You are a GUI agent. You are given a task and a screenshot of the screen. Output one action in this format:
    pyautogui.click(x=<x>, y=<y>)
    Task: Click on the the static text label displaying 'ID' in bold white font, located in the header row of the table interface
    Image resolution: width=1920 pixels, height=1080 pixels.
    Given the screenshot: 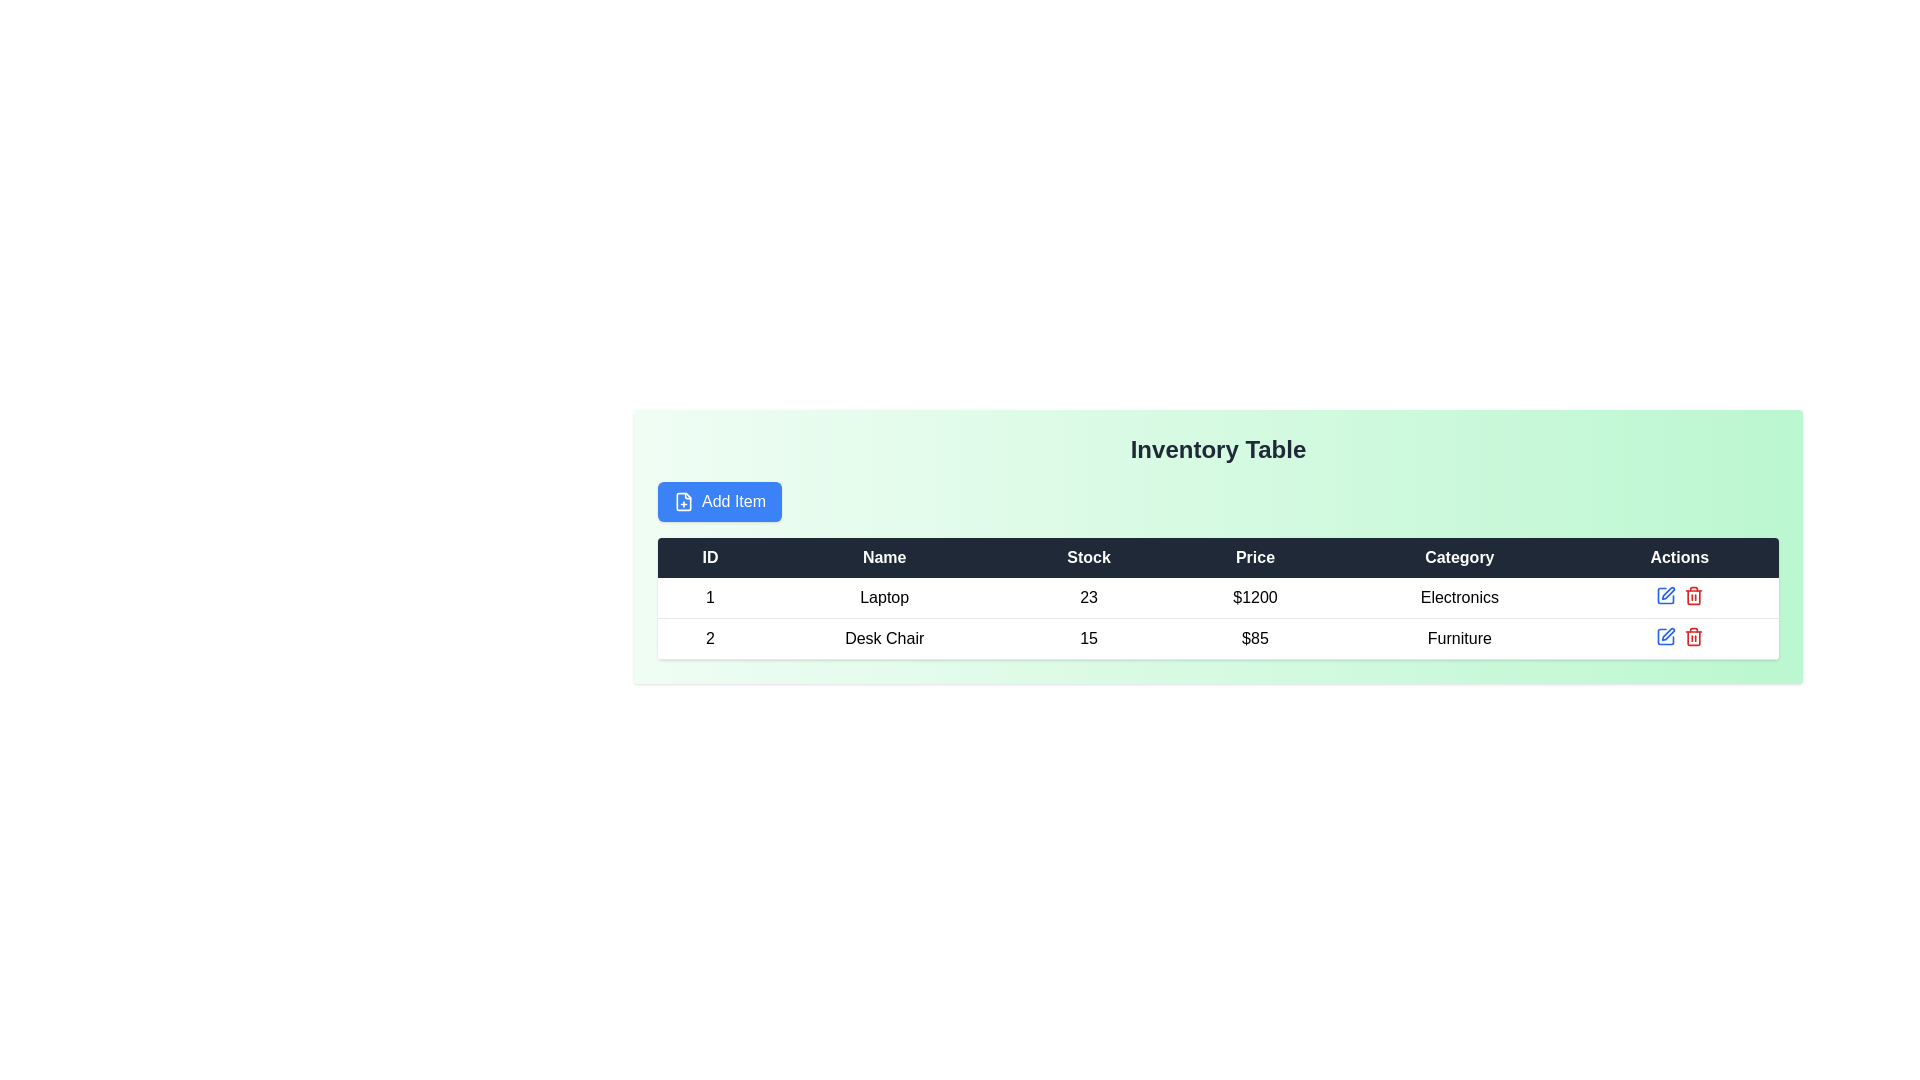 What is the action you would take?
    pyautogui.click(x=710, y=558)
    